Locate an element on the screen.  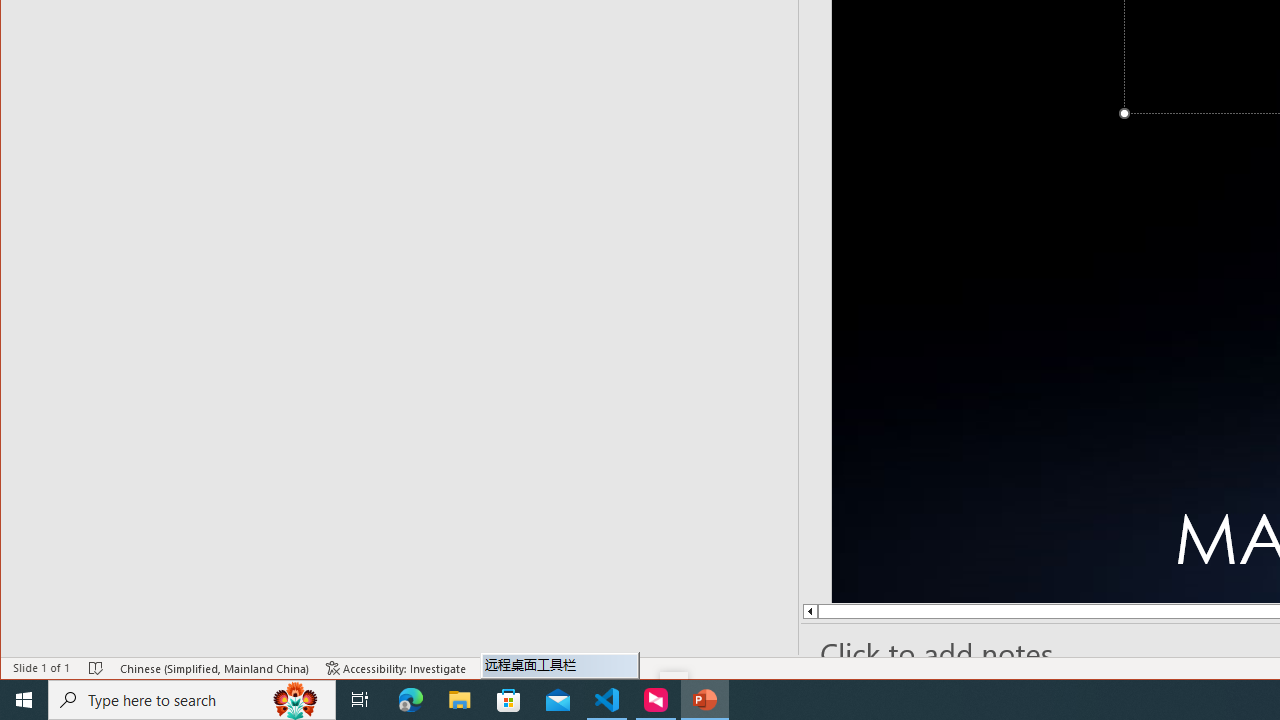
'Accessibility Checker Accessibility: Investigate' is located at coordinates (396, 668).